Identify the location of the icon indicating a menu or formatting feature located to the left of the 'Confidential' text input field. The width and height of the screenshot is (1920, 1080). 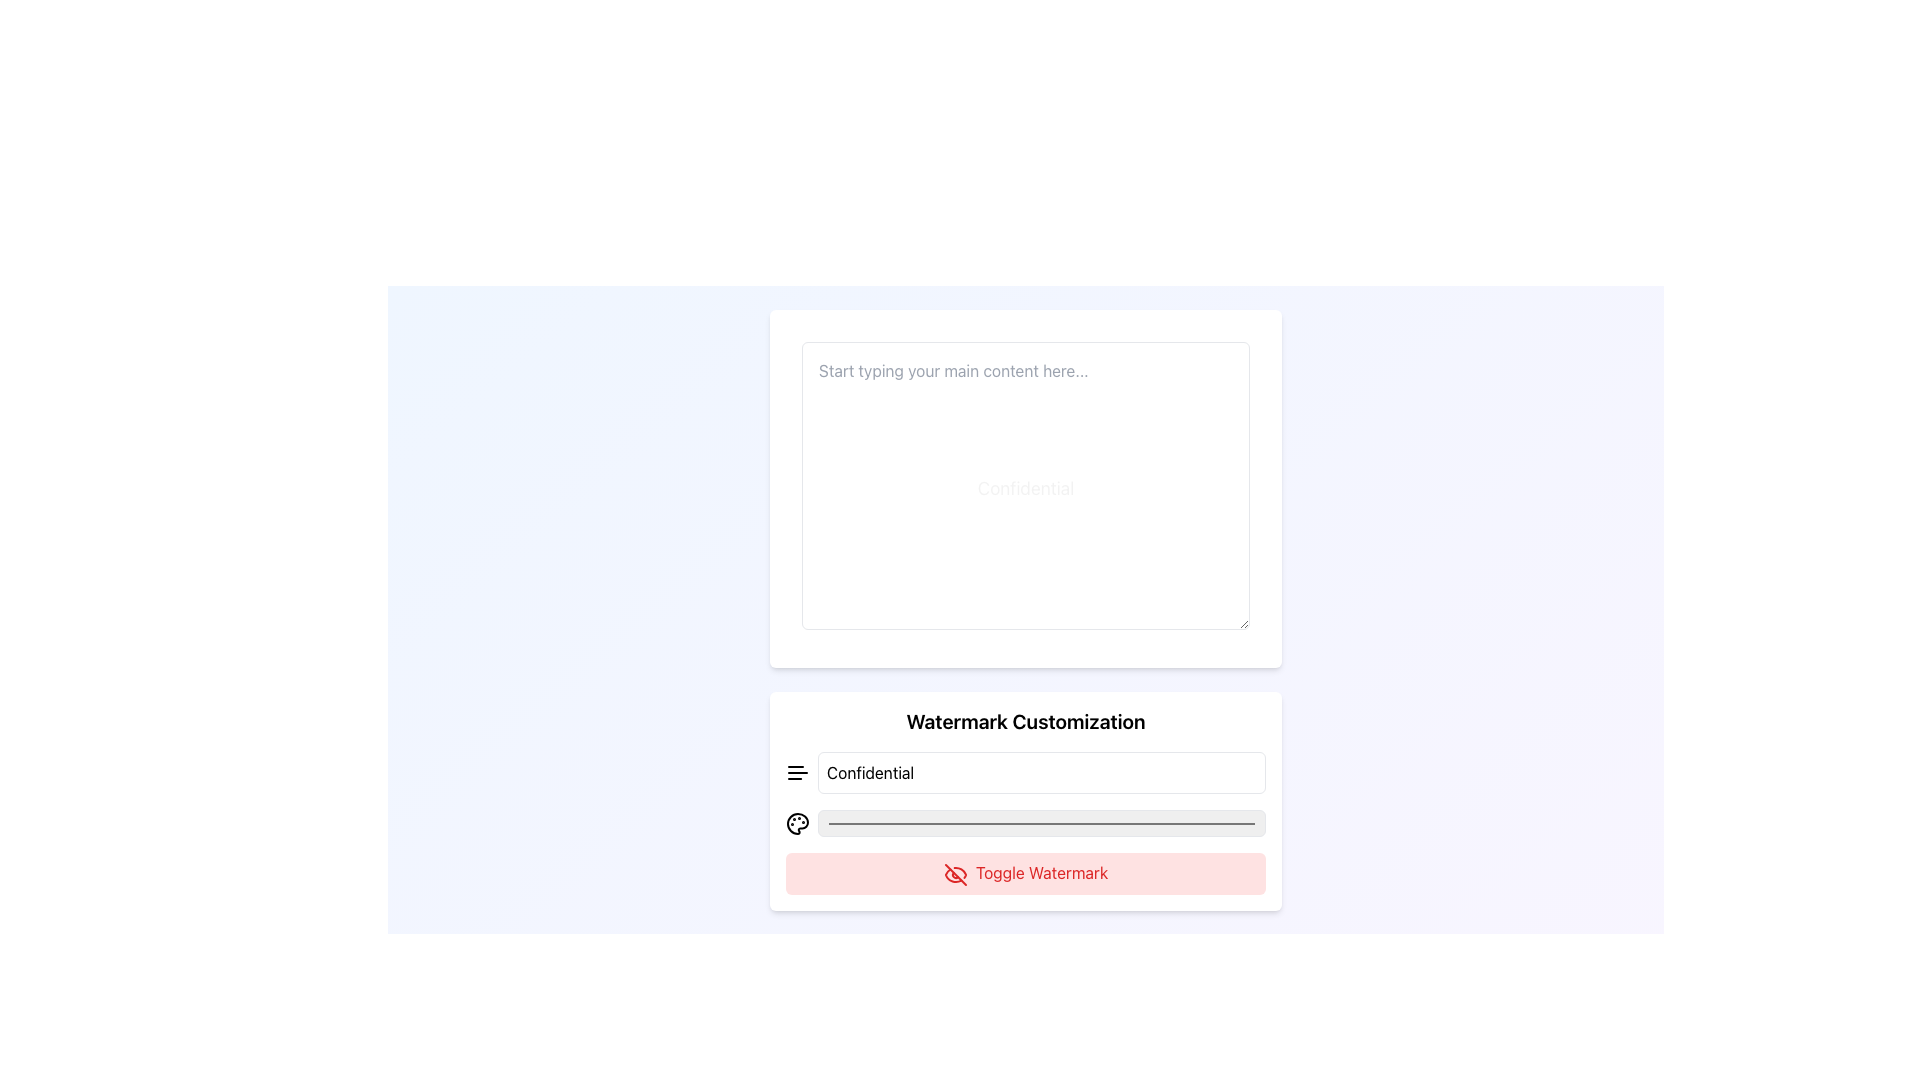
(796, 771).